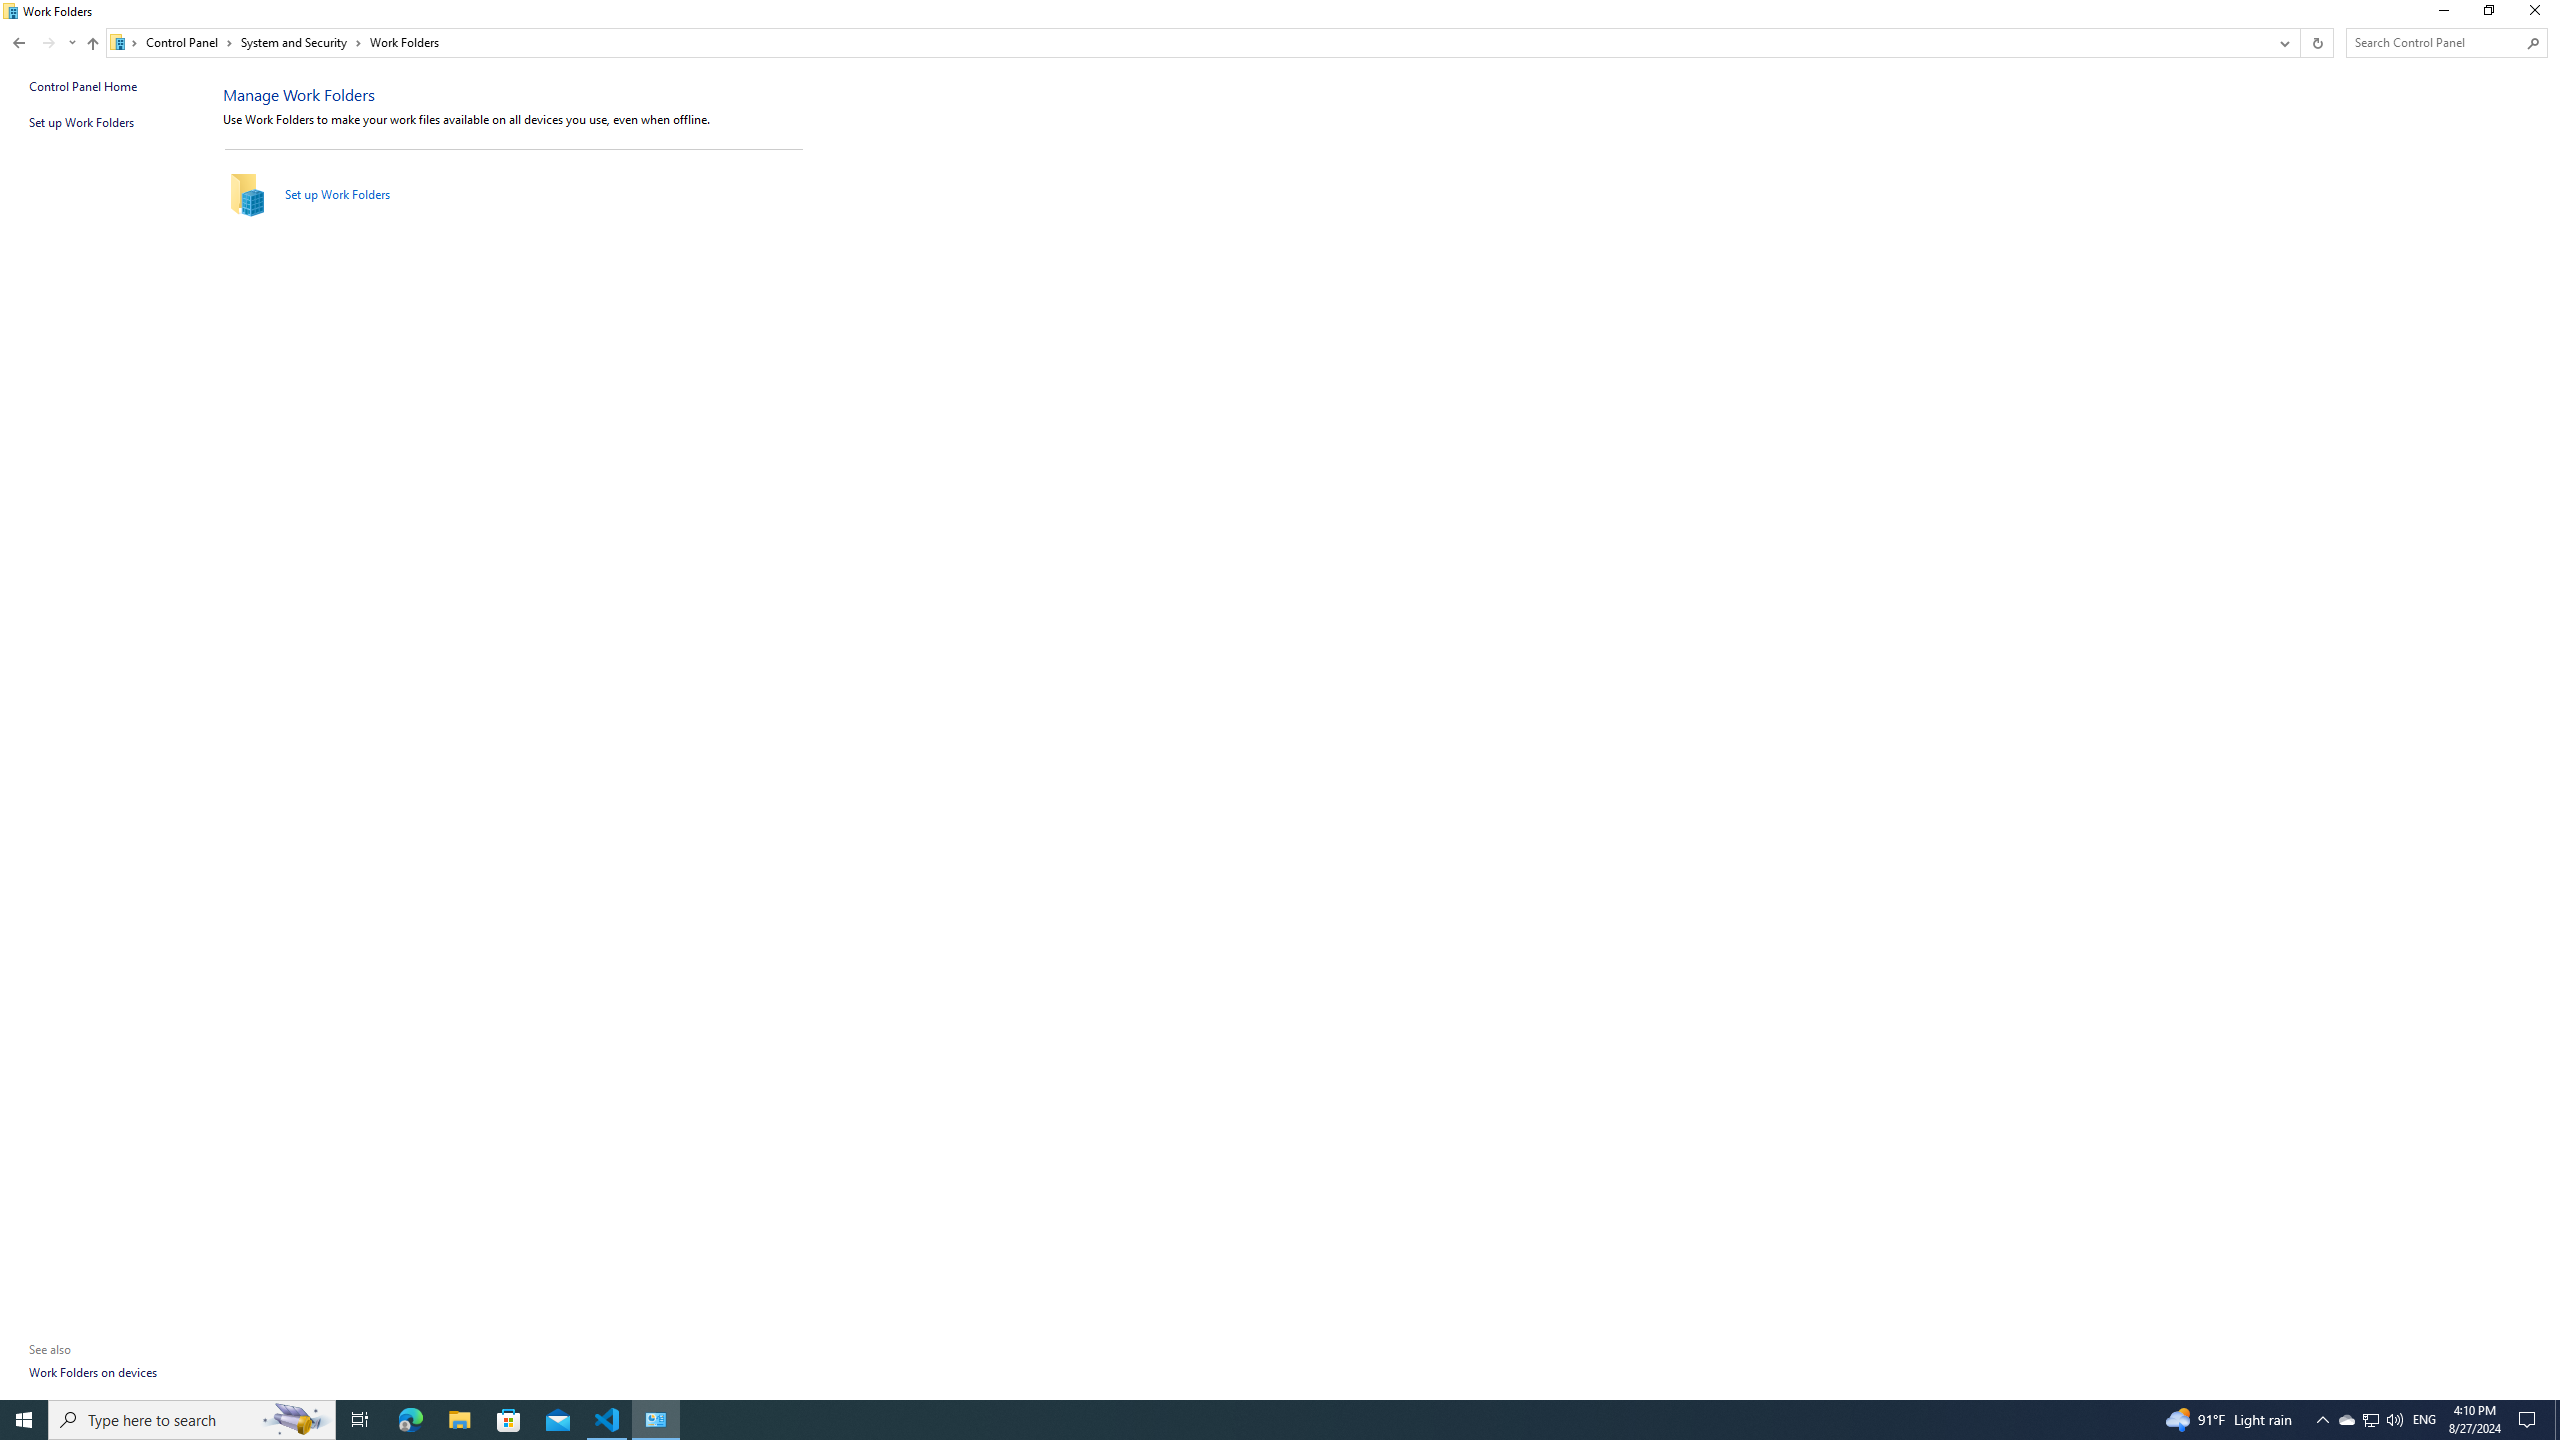 The image size is (2560, 1440). Describe the element at coordinates (19, 42) in the screenshot. I see `'Back to System and Security (Alt + Left Arrow)'` at that location.